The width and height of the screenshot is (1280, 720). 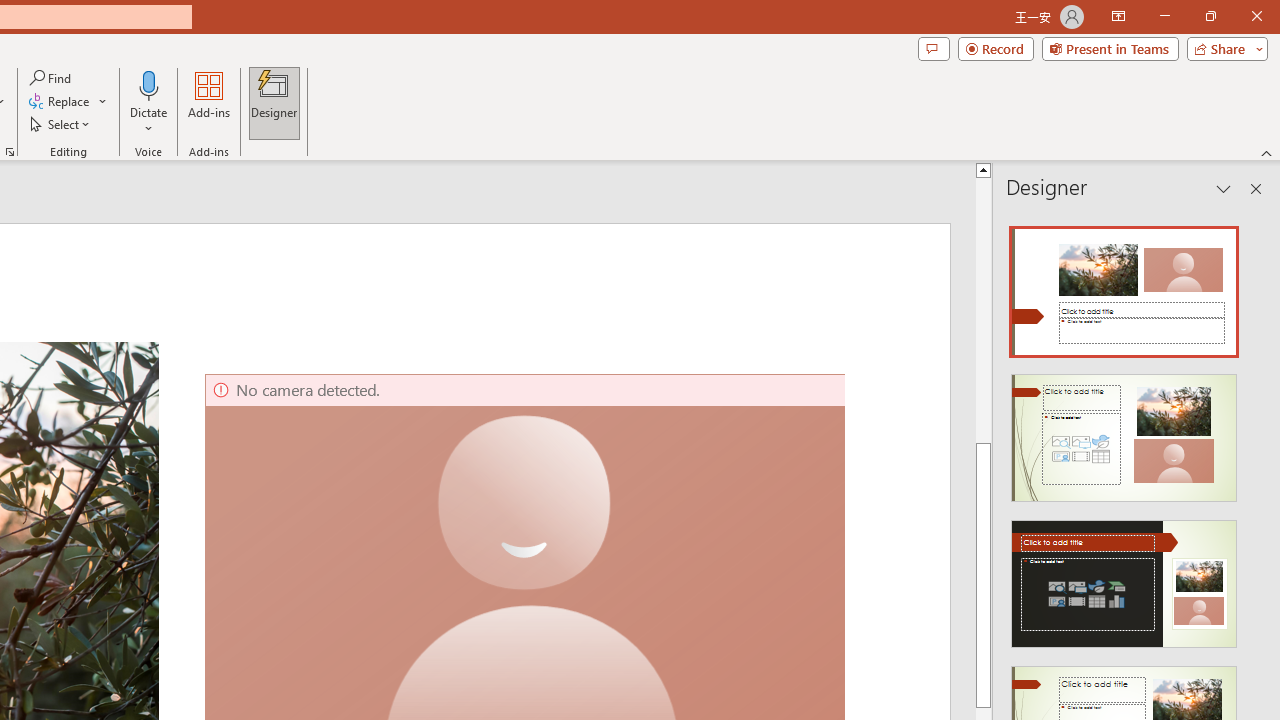 What do you see at coordinates (273, 103) in the screenshot?
I see `'Designer'` at bounding box center [273, 103].